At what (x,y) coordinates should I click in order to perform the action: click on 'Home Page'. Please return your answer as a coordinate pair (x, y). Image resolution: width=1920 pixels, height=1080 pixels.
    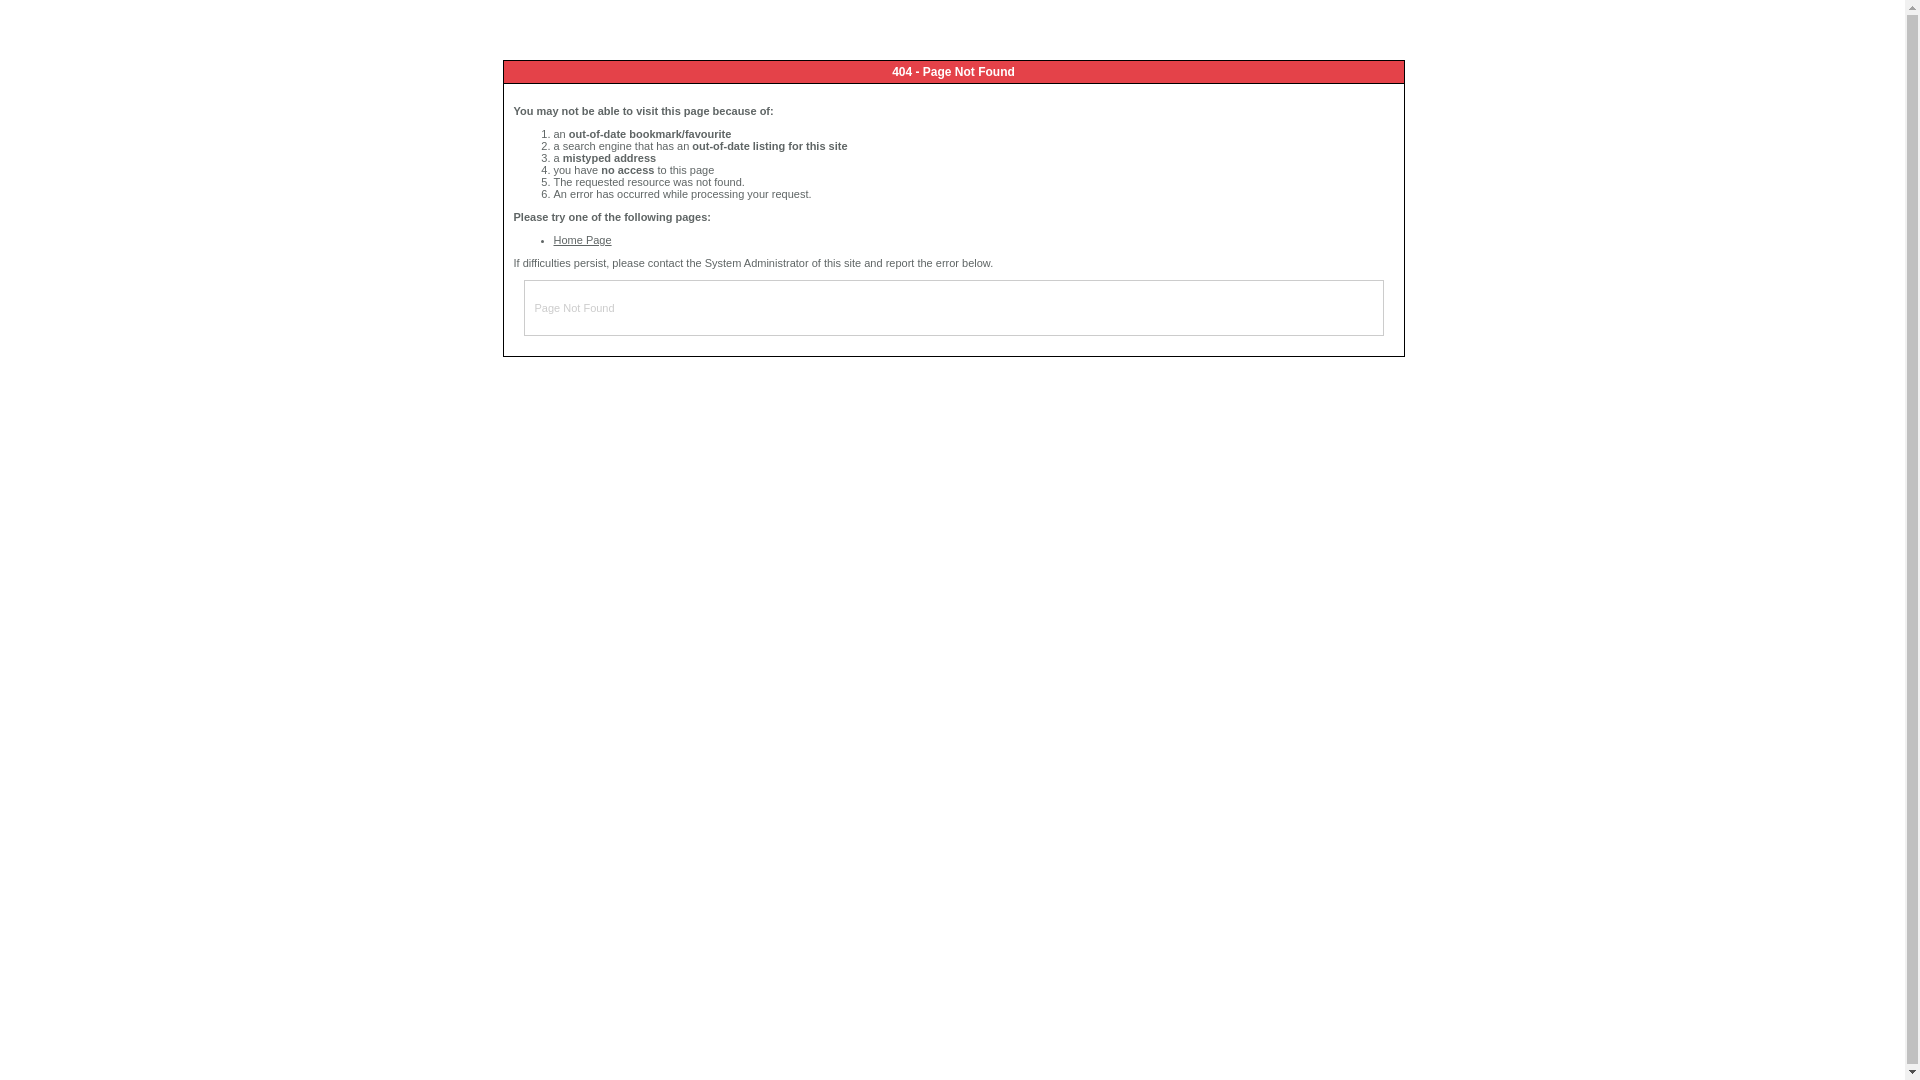
    Looking at the image, I should click on (581, 238).